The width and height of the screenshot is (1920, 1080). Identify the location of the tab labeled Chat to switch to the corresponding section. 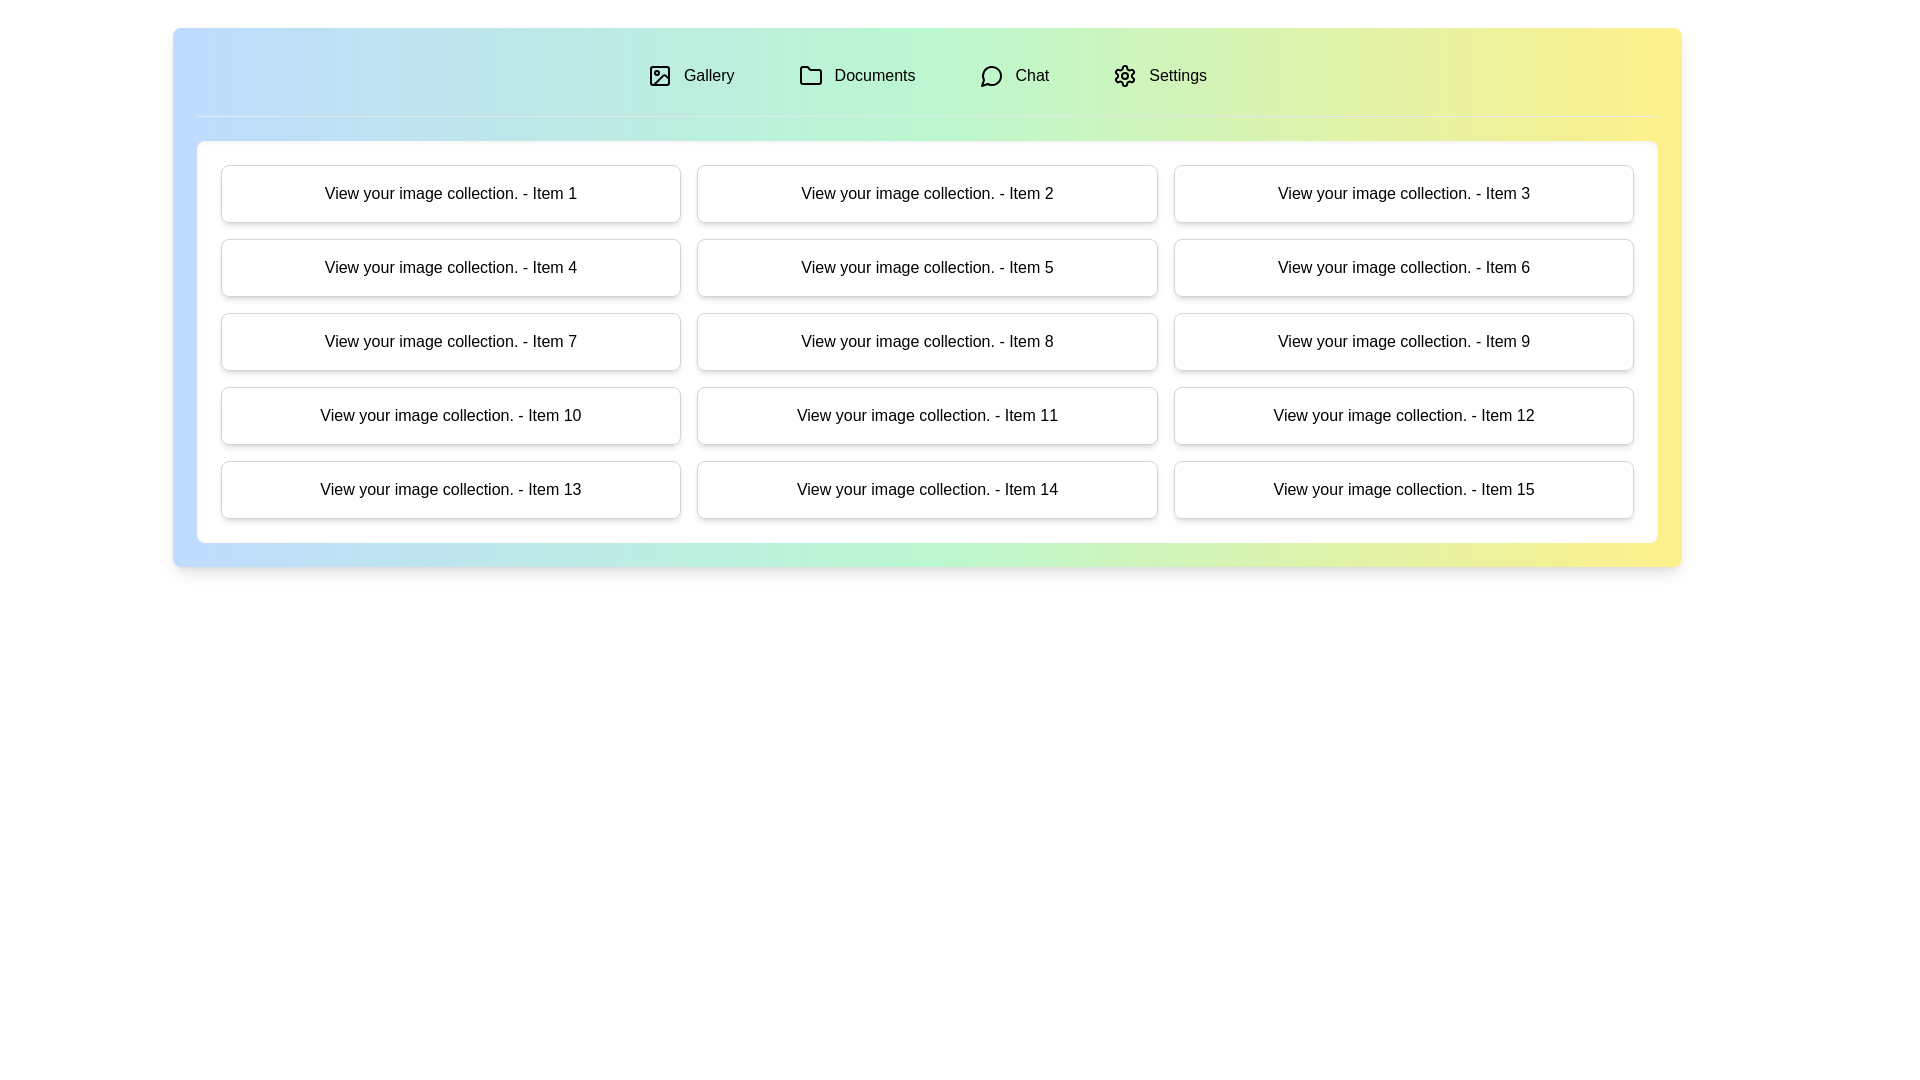
(1013, 75).